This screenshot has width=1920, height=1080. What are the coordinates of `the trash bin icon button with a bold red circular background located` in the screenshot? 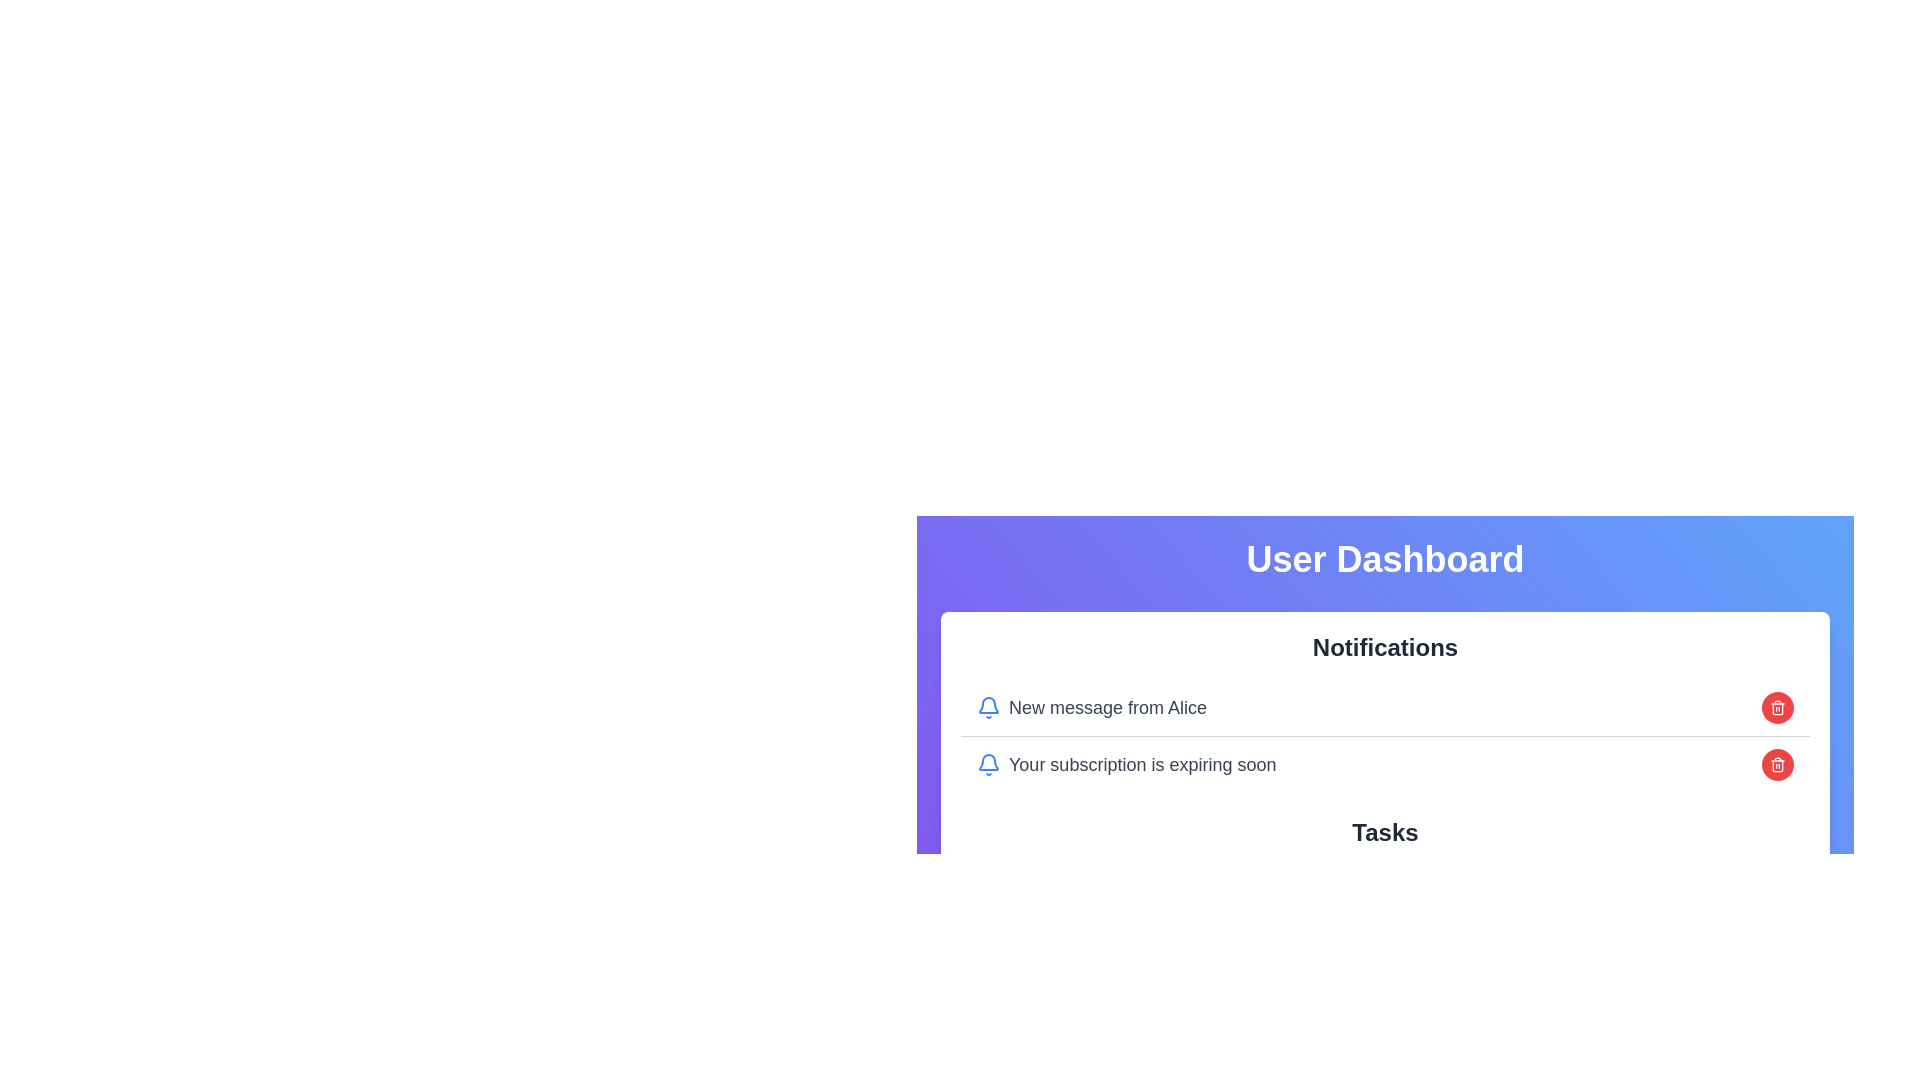 It's located at (1777, 764).